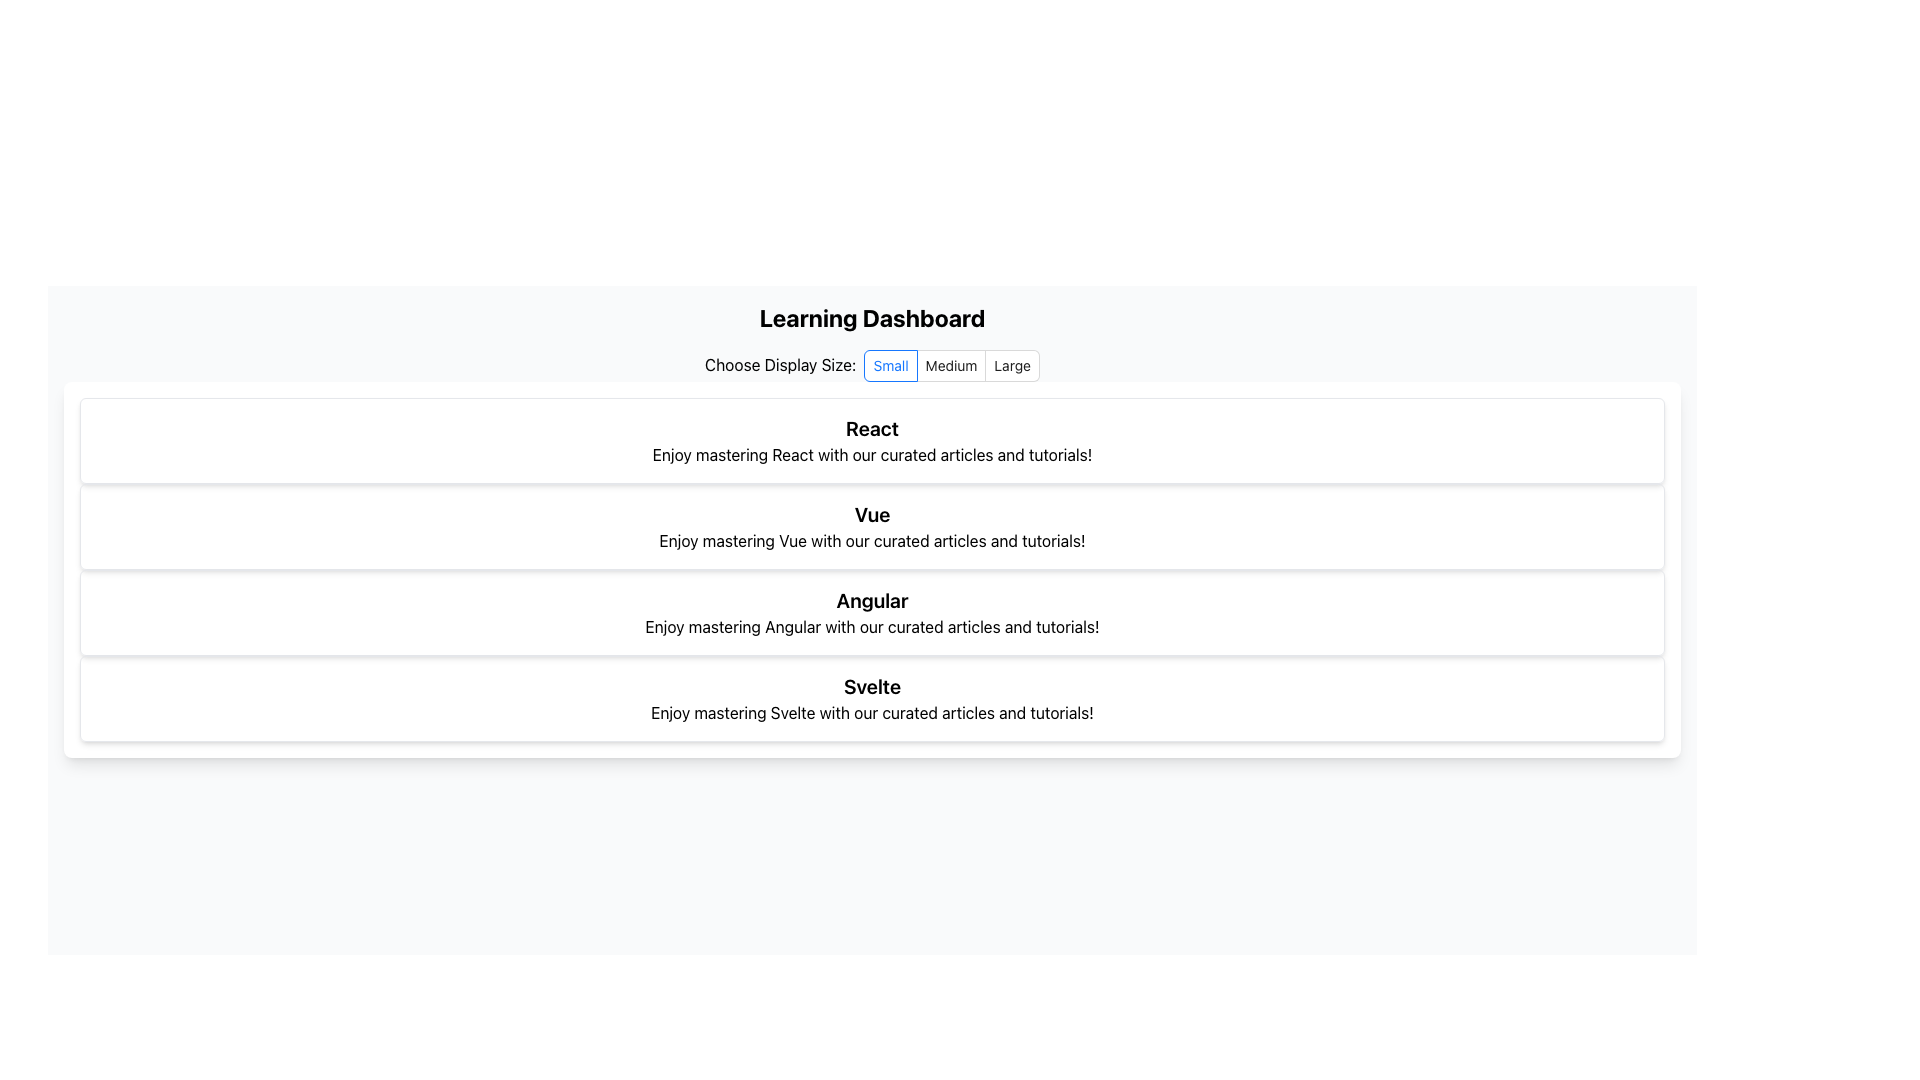 This screenshot has width=1920, height=1080. What do you see at coordinates (1013, 366) in the screenshot?
I see `the 'Large' radio button` at bounding box center [1013, 366].